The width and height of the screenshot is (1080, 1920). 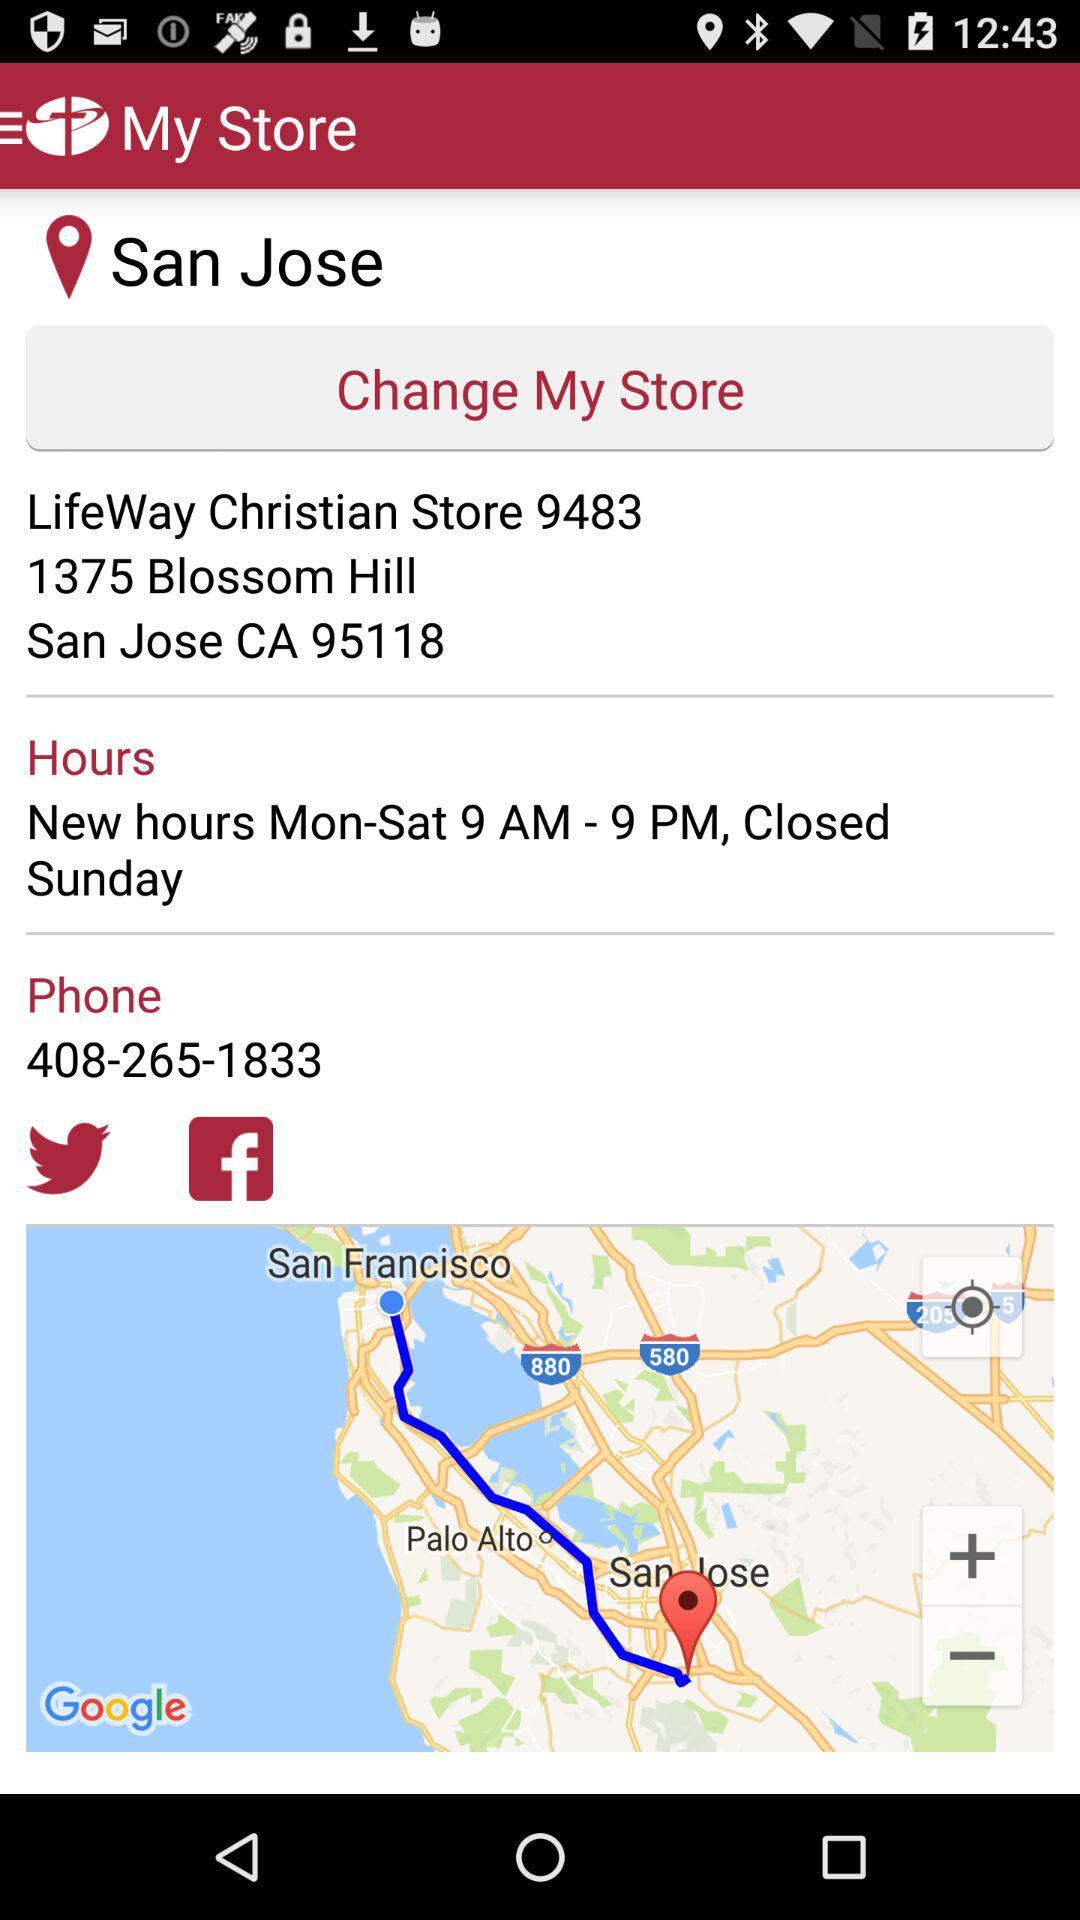 What do you see at coordinates (230, 1158) in the screenshot?
I see `open facebook page` at bounding box center [230, 1158].